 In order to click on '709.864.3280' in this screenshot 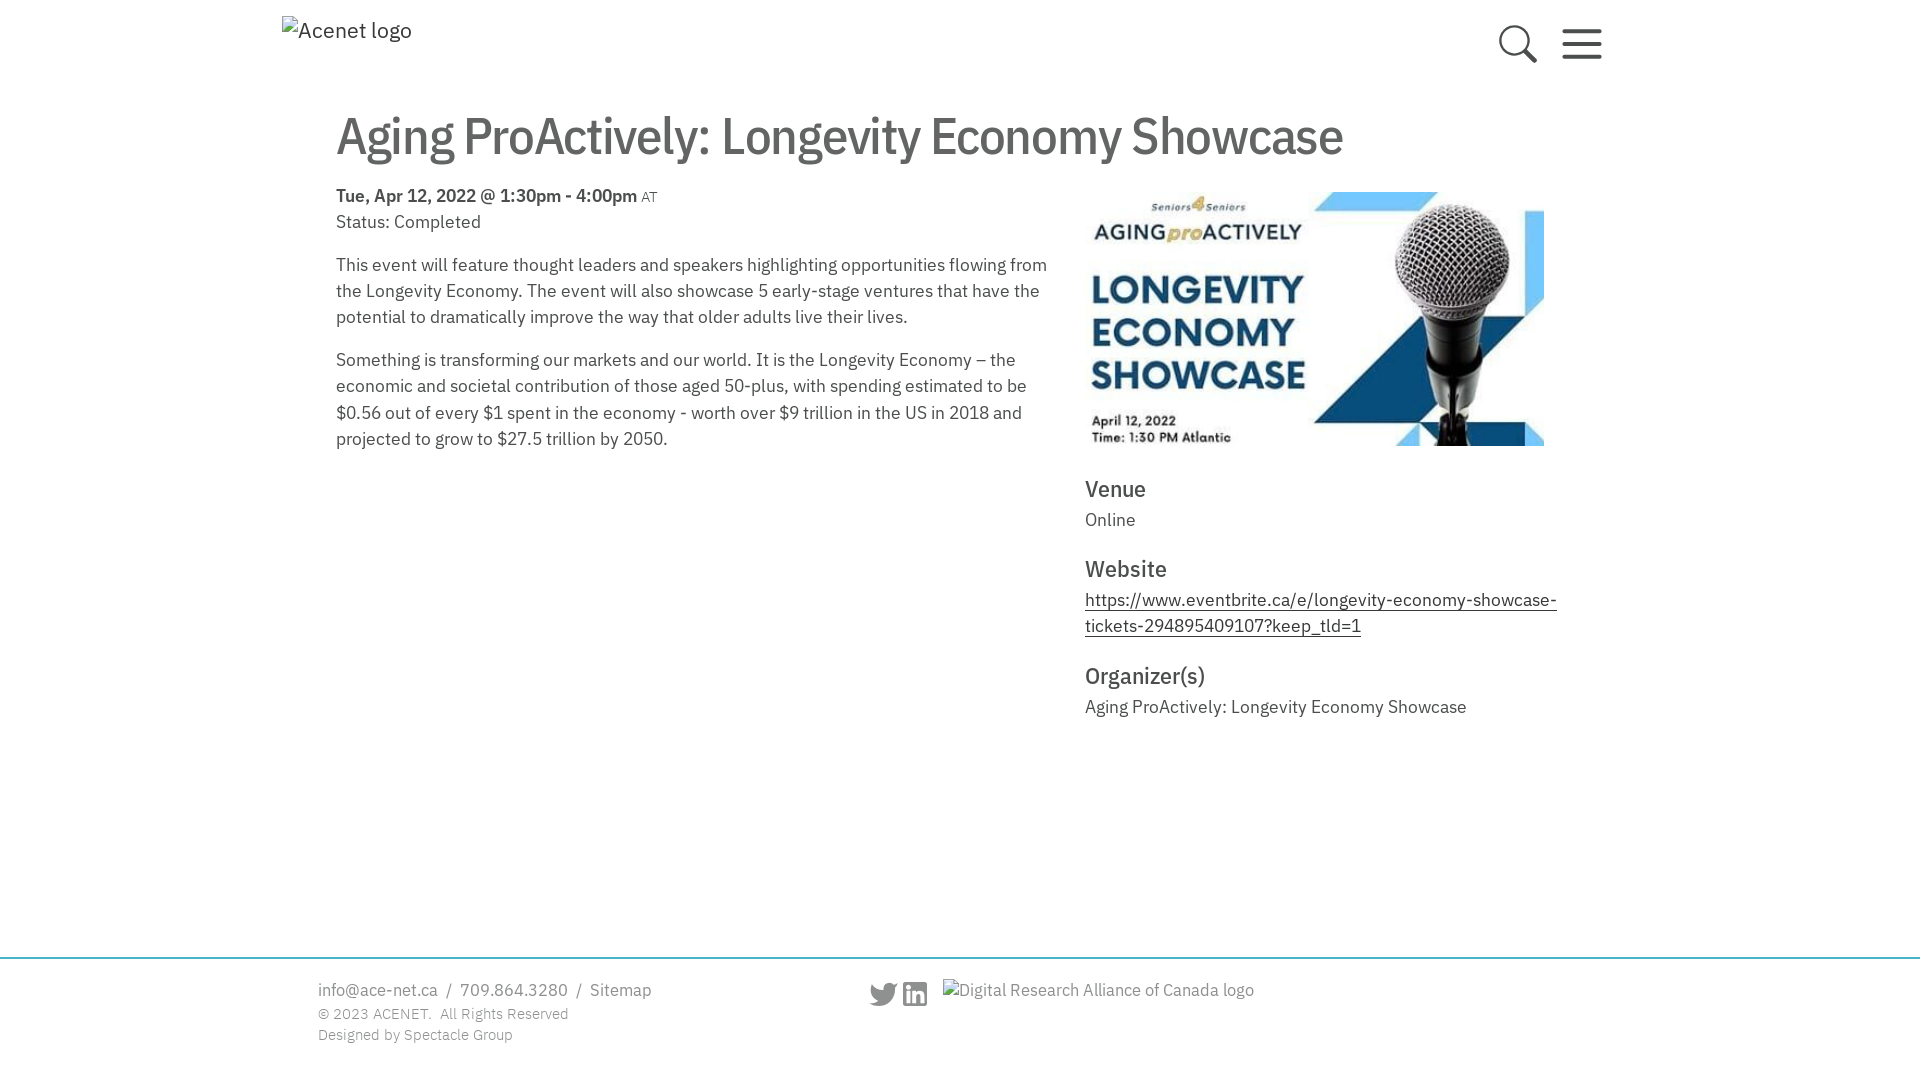, I will do `click(513, 991)`.